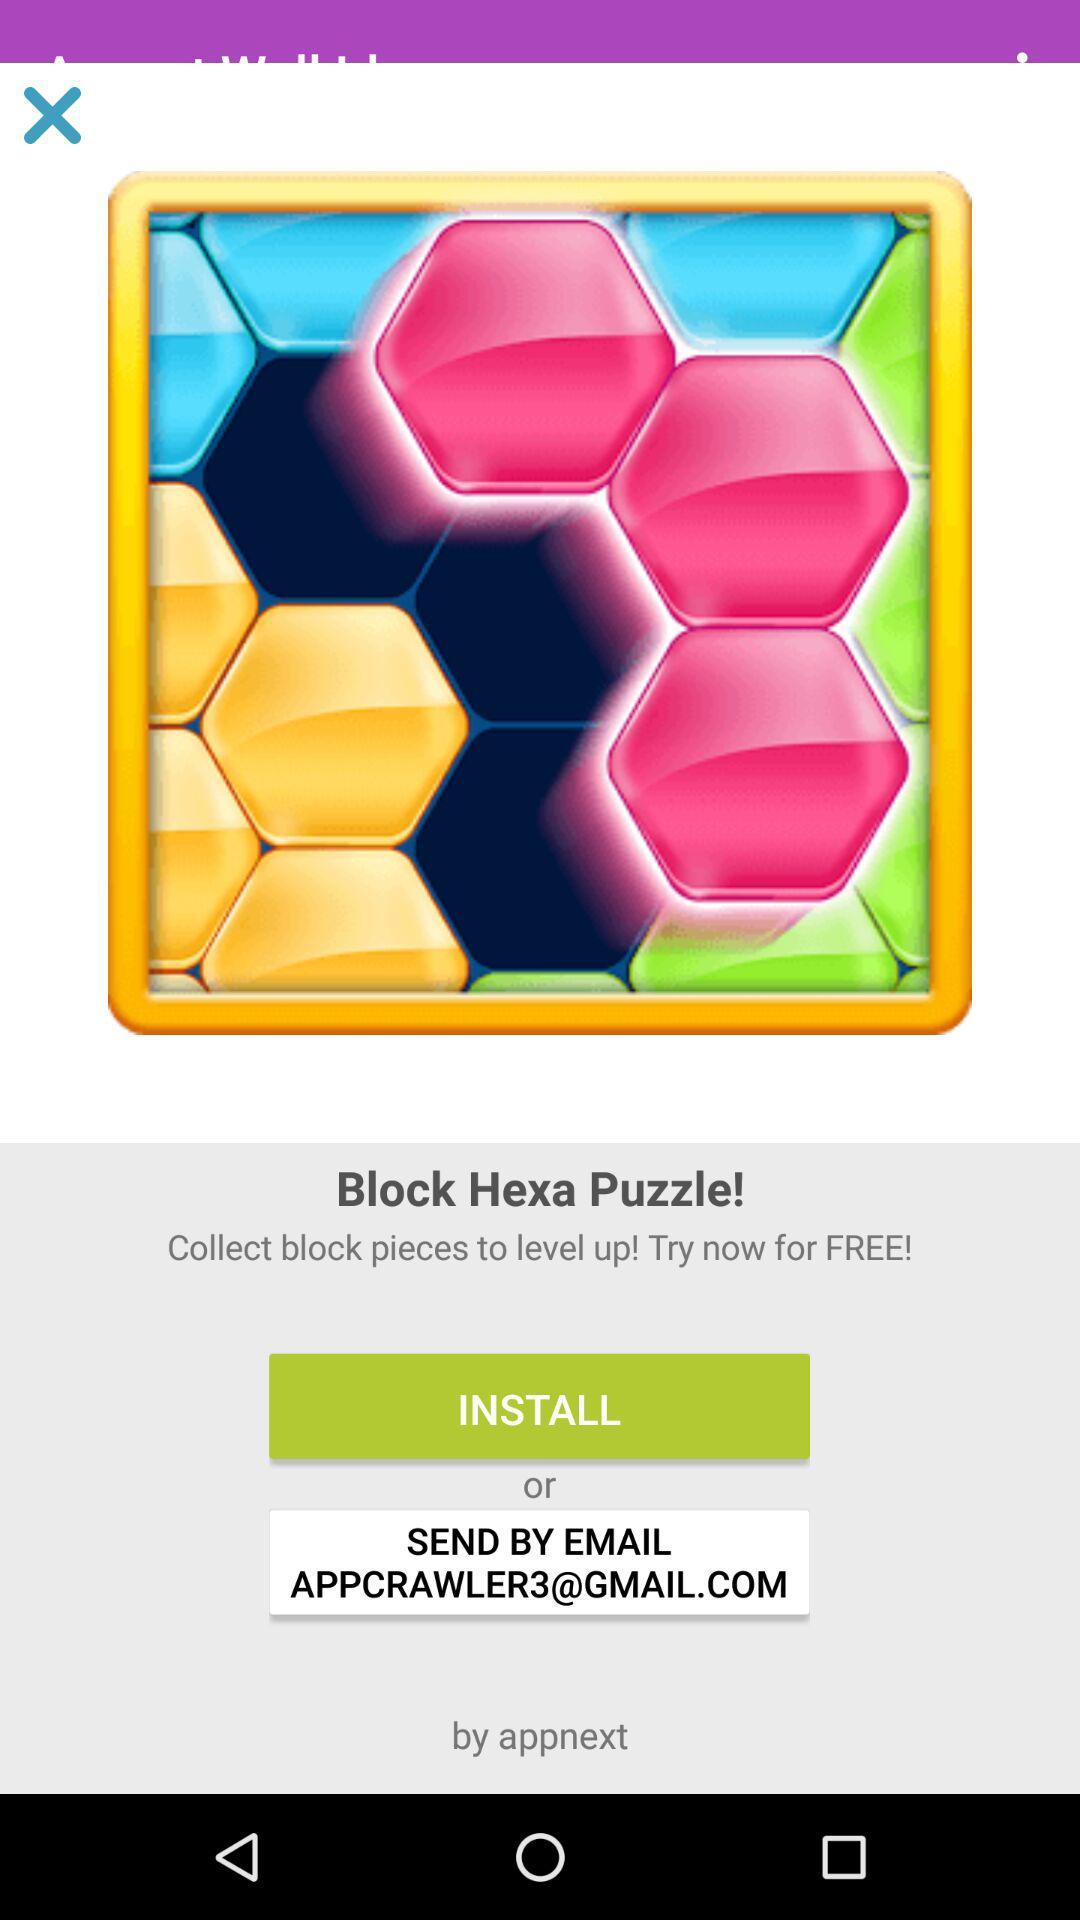 The width and height of the screenshot is (1080, 1920). I want to click on the close icon, so click(51, 114).